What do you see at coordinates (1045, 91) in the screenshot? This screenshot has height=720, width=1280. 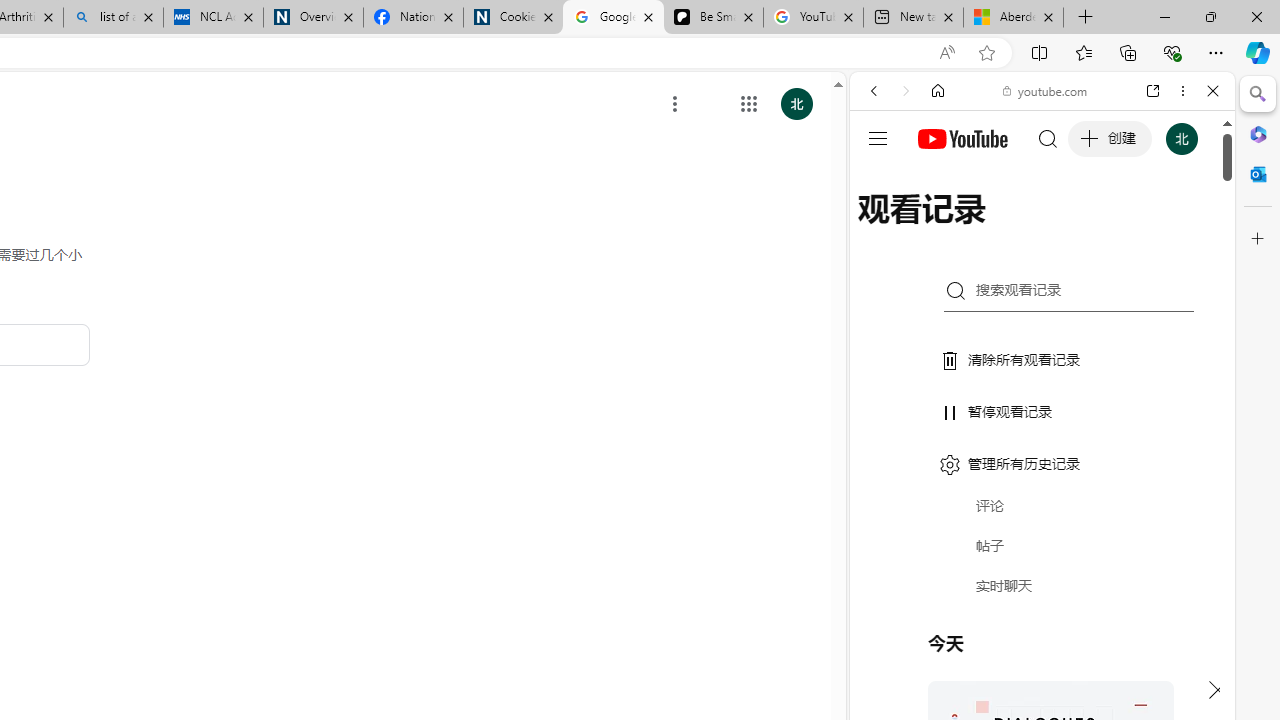 I see `'youtube.com'` at bounding box center [1045, 91].